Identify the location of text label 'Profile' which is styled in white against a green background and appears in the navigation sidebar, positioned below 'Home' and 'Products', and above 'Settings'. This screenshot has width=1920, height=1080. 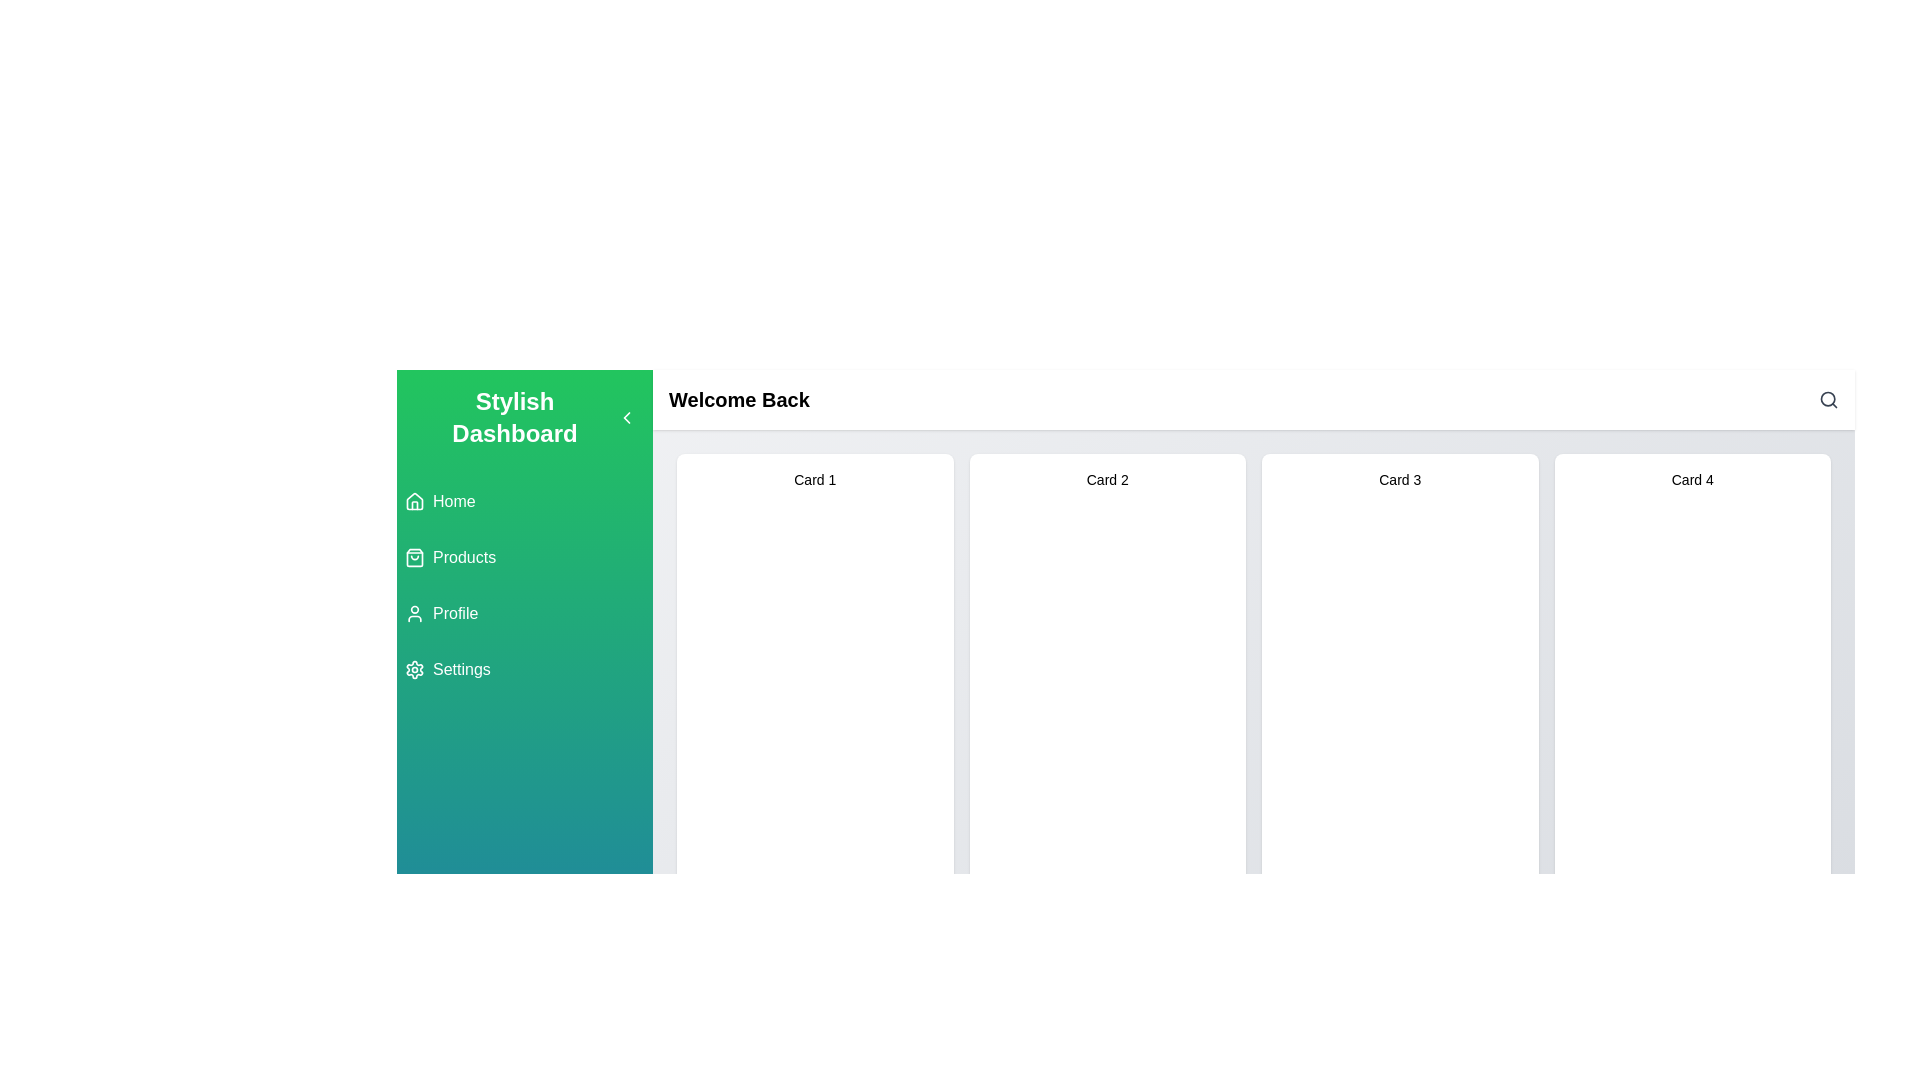
(454, 612).